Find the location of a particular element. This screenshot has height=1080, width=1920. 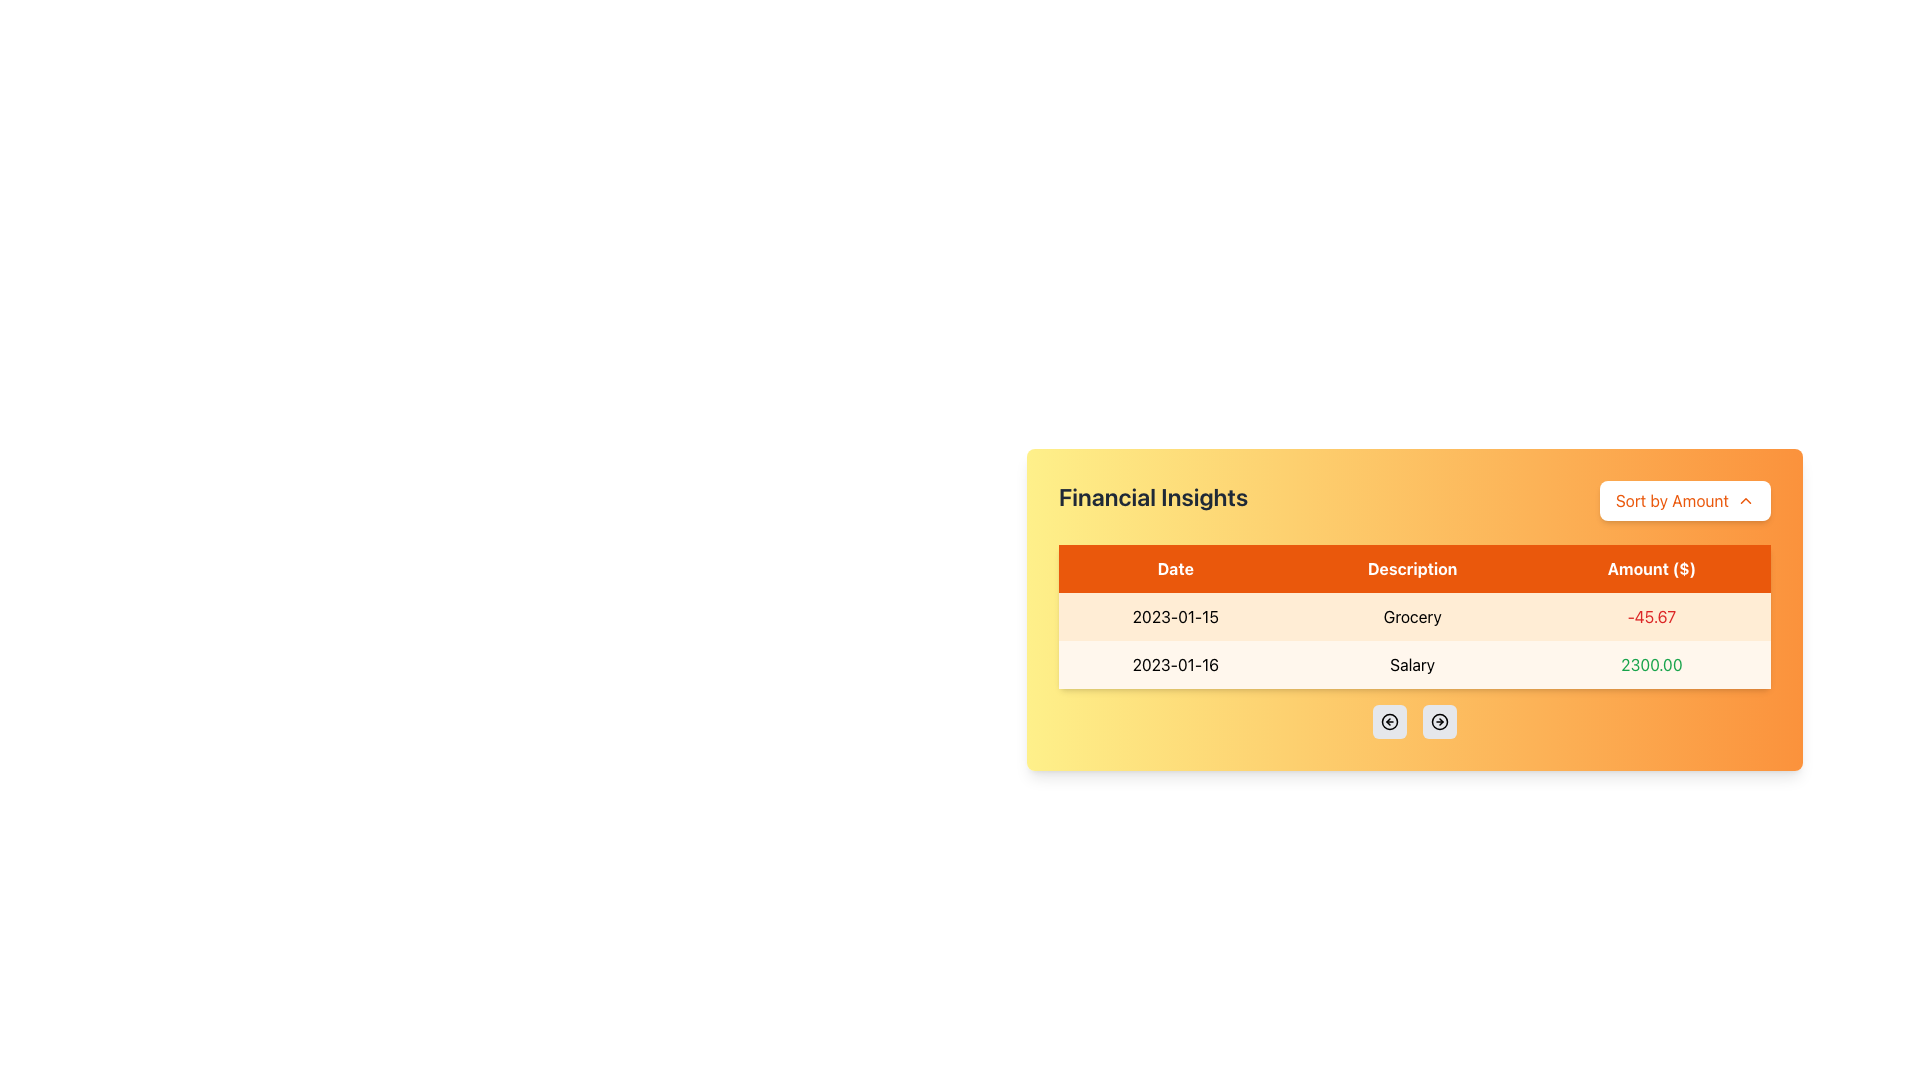

the text display element showing the value '-45.67' in red font color, located in the third column of the first row under the 'Amount ($)' header, corresponding to 'Grocery' on '2023-01-15' is located at coordinates (1651, 616).